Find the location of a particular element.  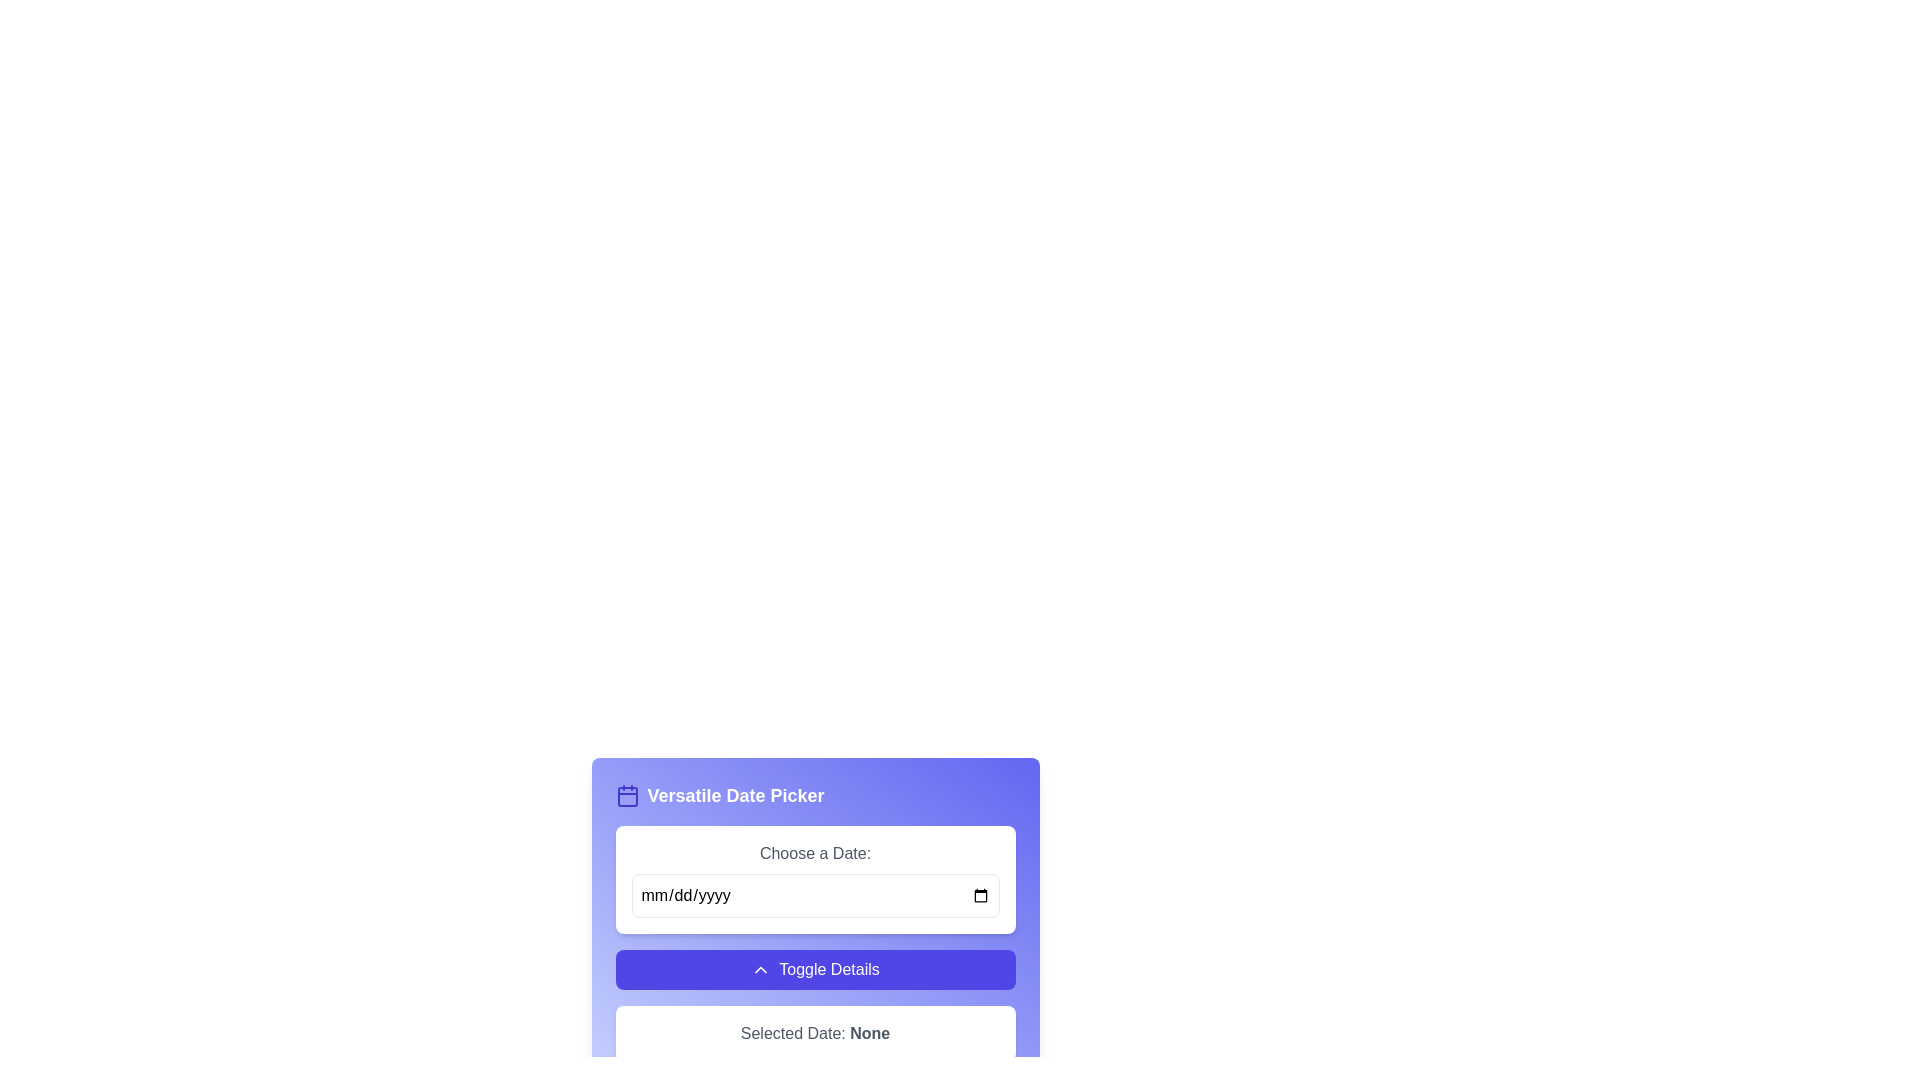

the 'Toggle Details' button, which is an indigo rectangular button with rounded corners displaying white text and a chevron-up icon is located at coordinates (815, 968).